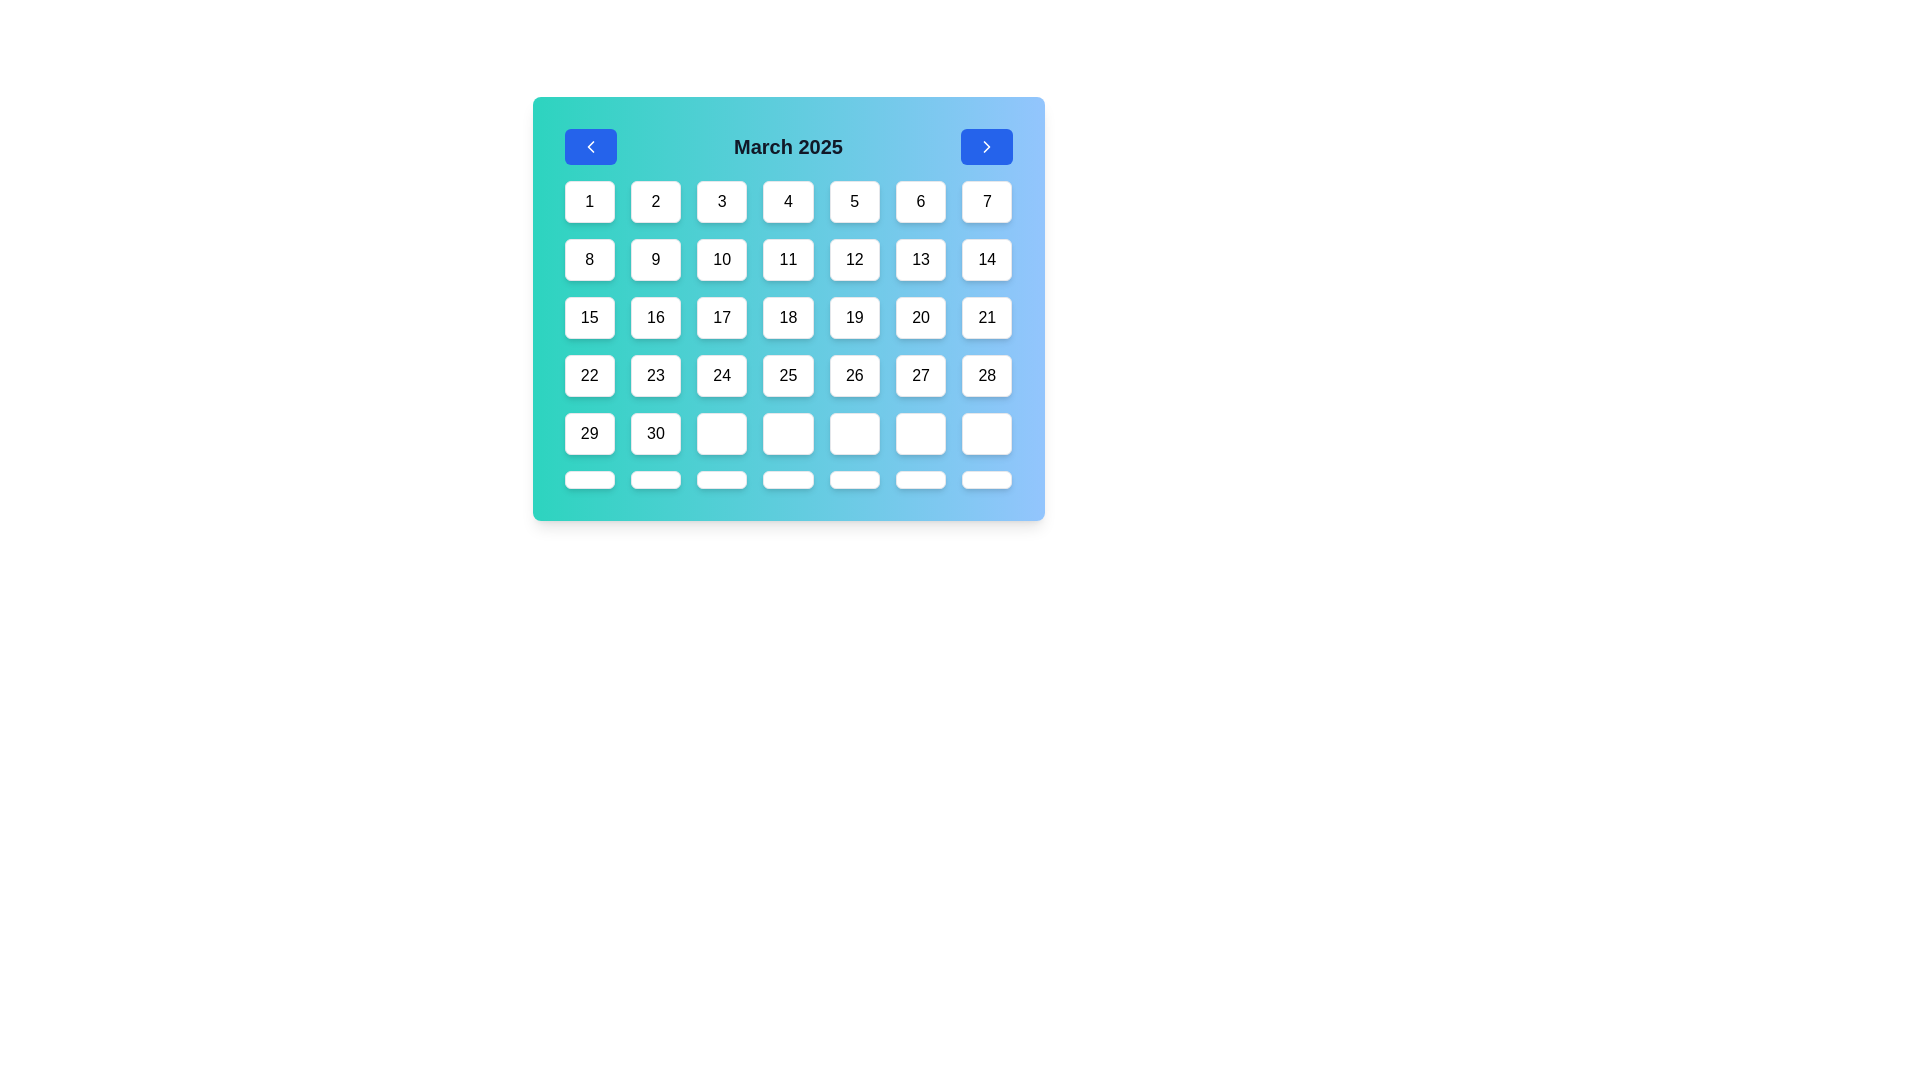 This screenshot has width=1920, height=1080. What do you see at coordinates (987, 201) in the screenshot?
I see `the button-like UI element that is a white box with the number '7' centered inside it, located in the first row of a grid layout, directly to the right of the box containing '6'` at bounding box center [987, 201].